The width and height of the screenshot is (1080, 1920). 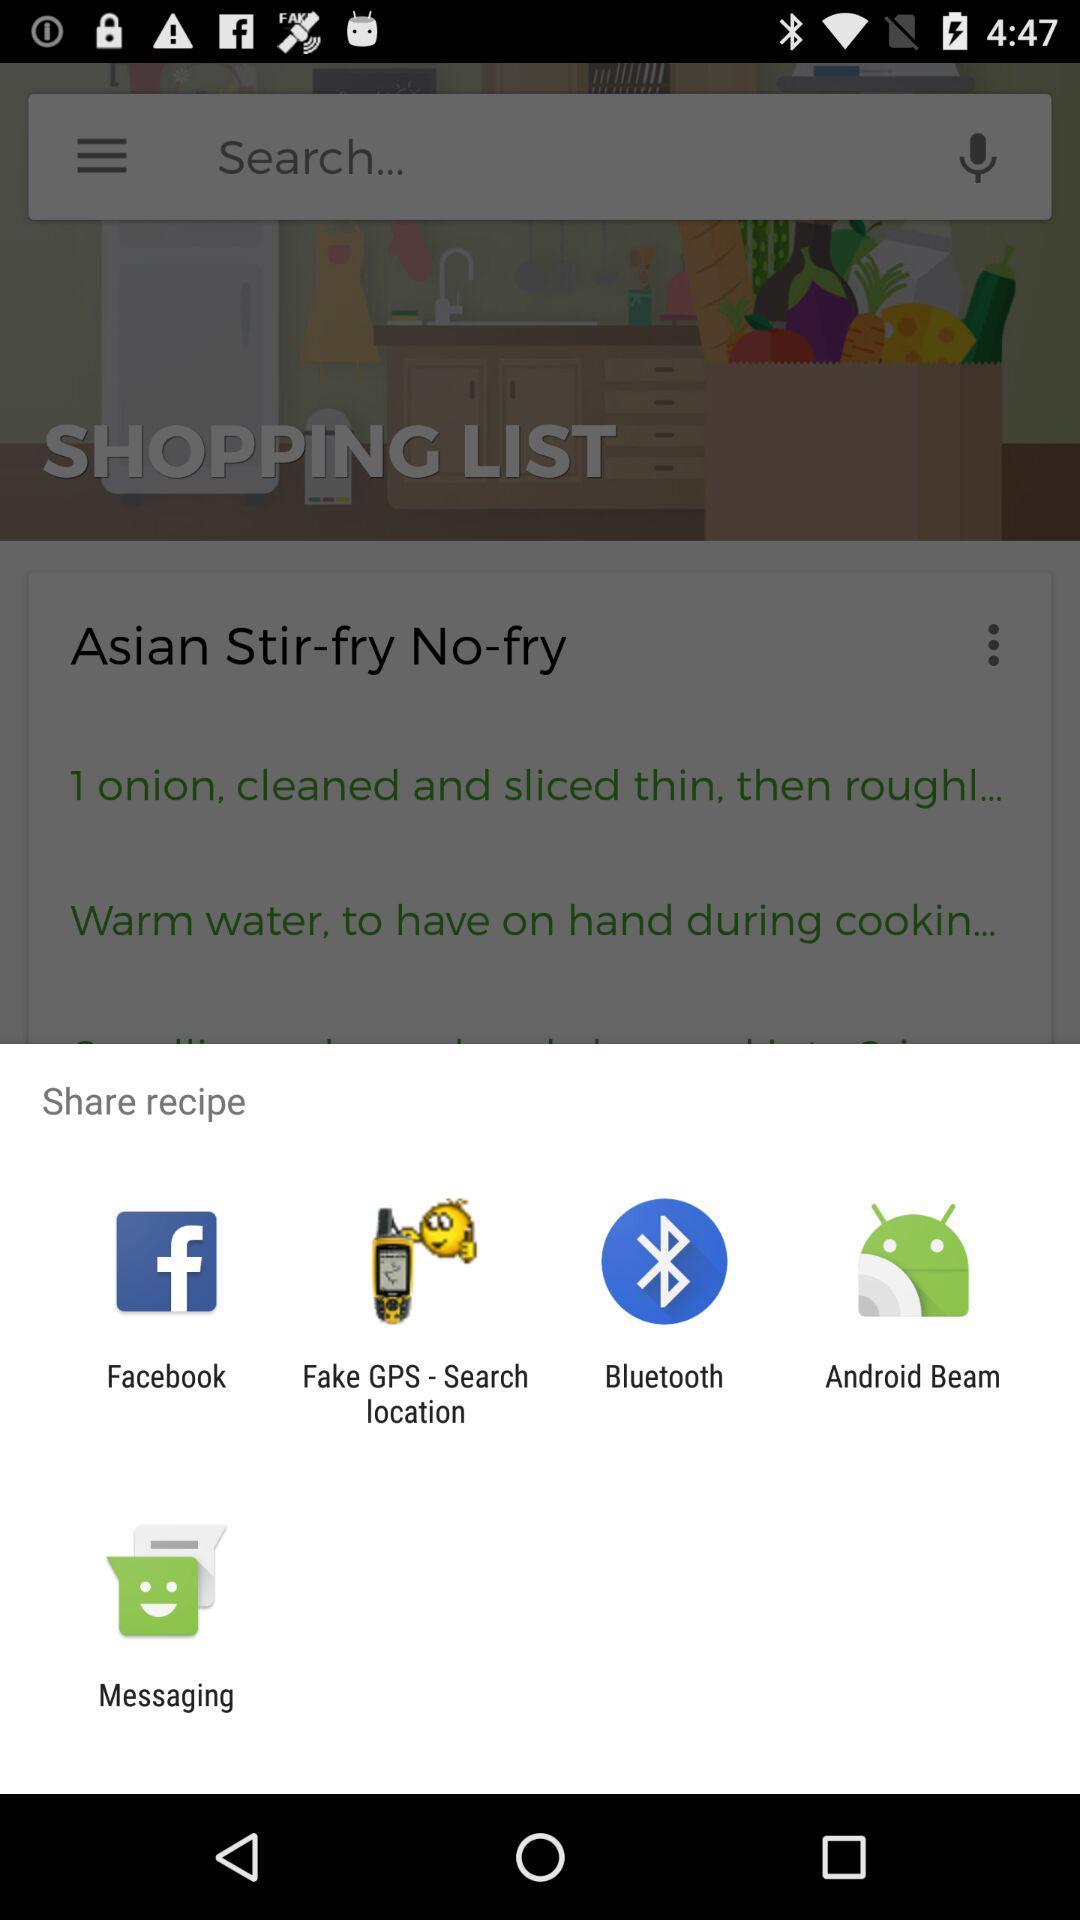 What do you see at coordinates (664, 1392) in the screenshot?
I see `bluetooth item` at bounding box center [664, 1392].